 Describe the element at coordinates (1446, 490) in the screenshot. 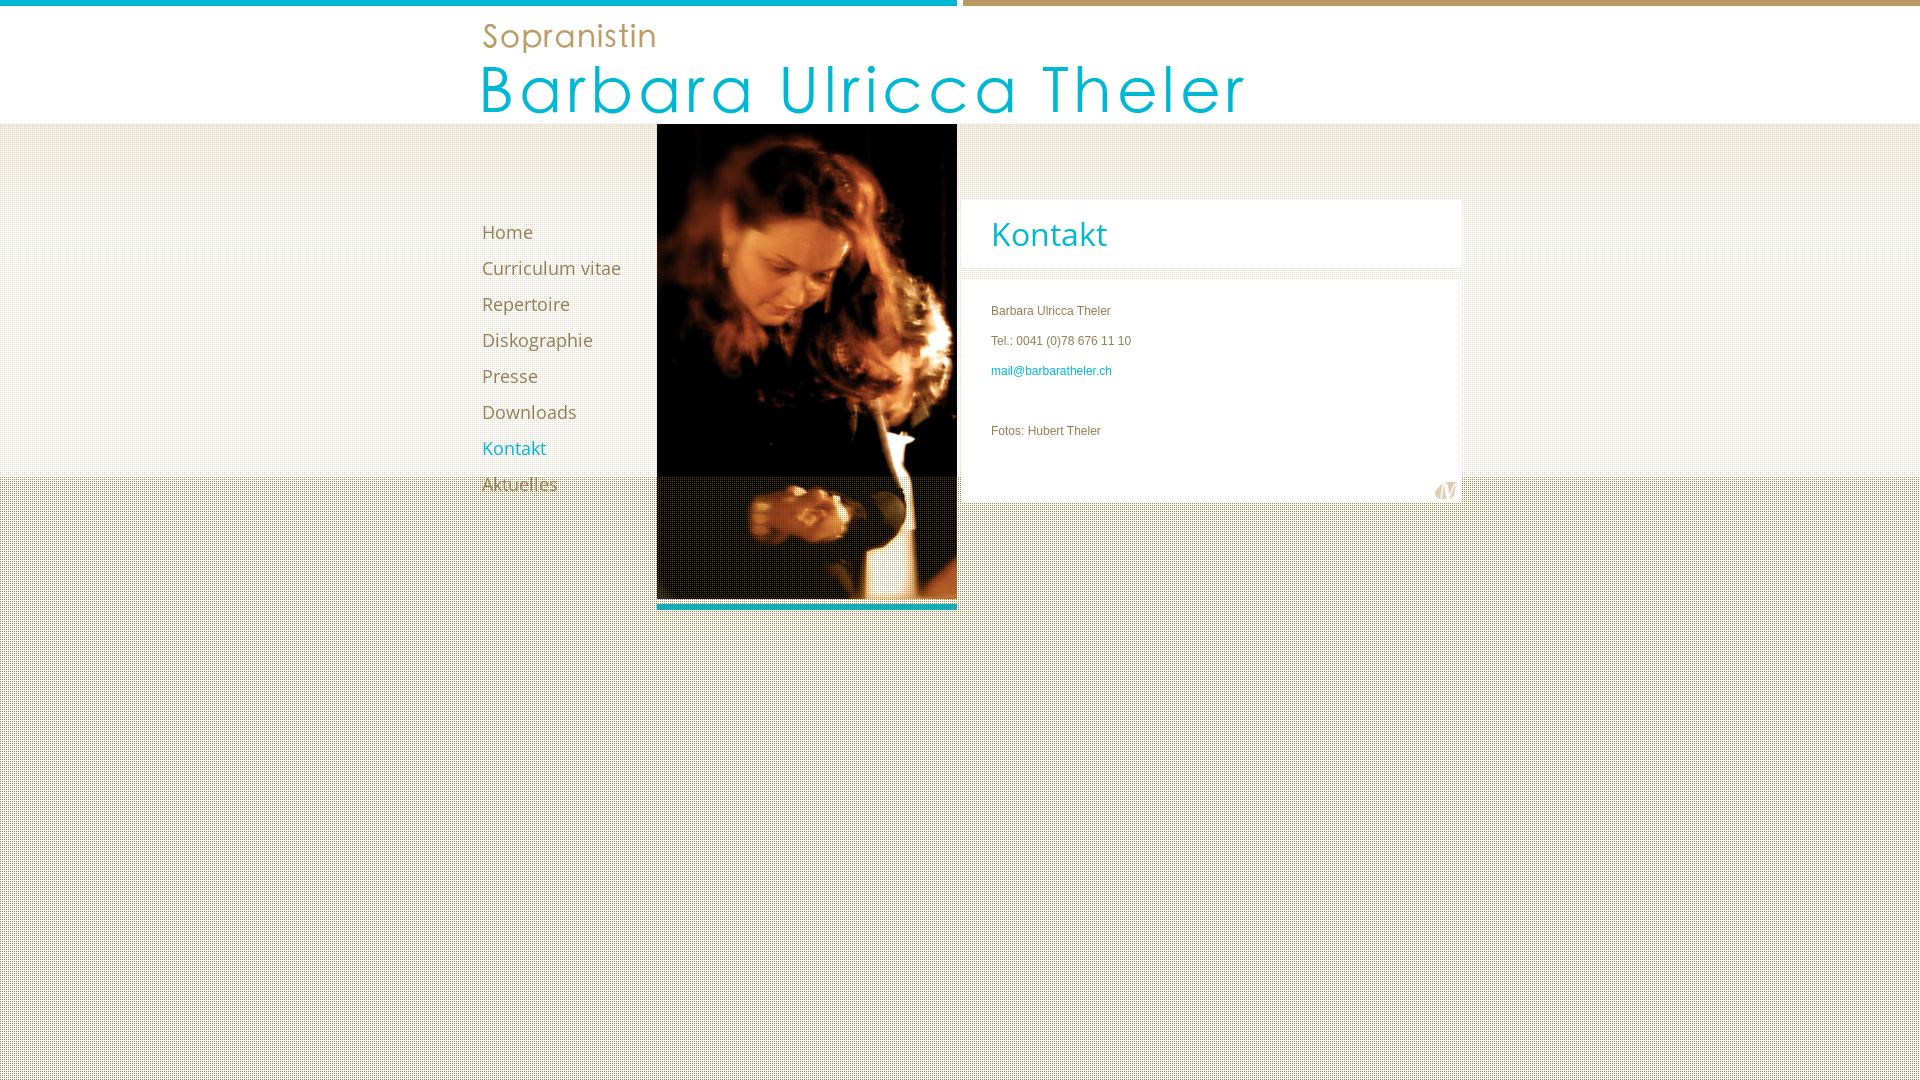

I see `'Joomla Internetagentur Masterhomepage GmbH'` at that location.